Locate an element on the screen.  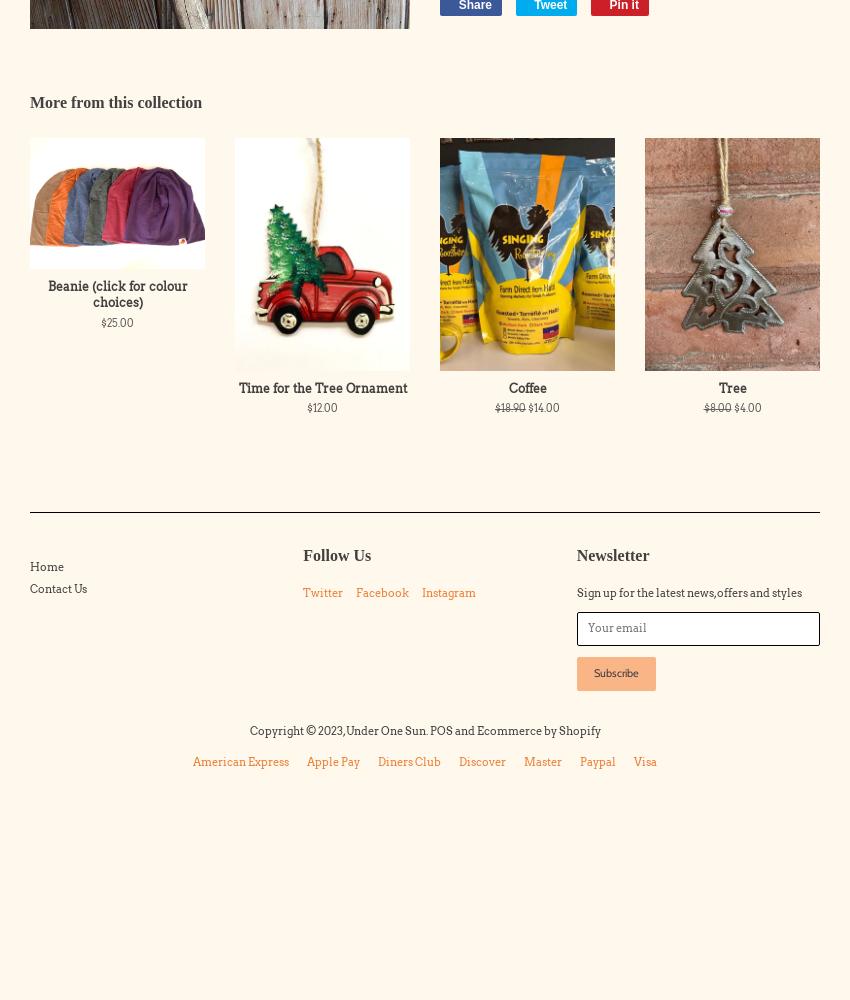
'diners club' is located at coordinates (409, 761).